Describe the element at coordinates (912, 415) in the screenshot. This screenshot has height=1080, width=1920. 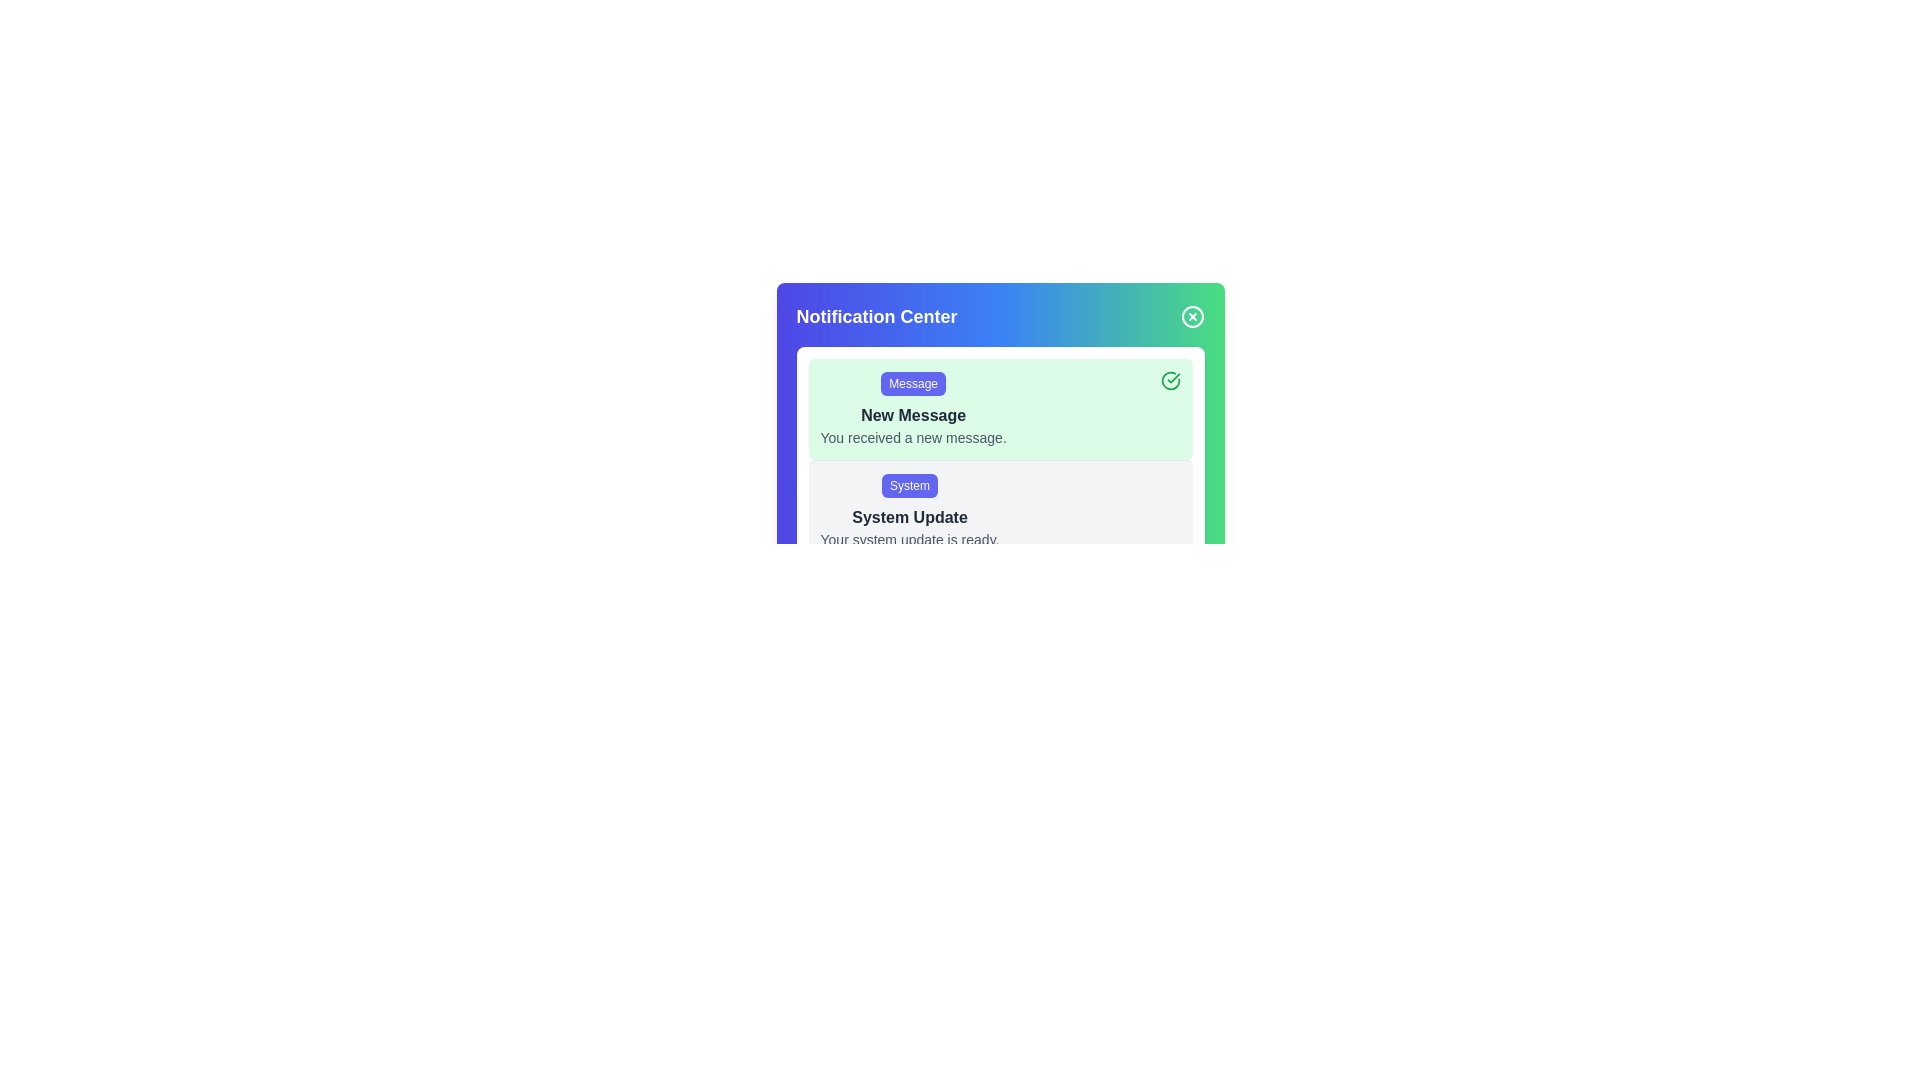
I see `'New Message' text label, which is bold and dark gray, positioned centrally below the 'Message' label within the notification card` at that location.